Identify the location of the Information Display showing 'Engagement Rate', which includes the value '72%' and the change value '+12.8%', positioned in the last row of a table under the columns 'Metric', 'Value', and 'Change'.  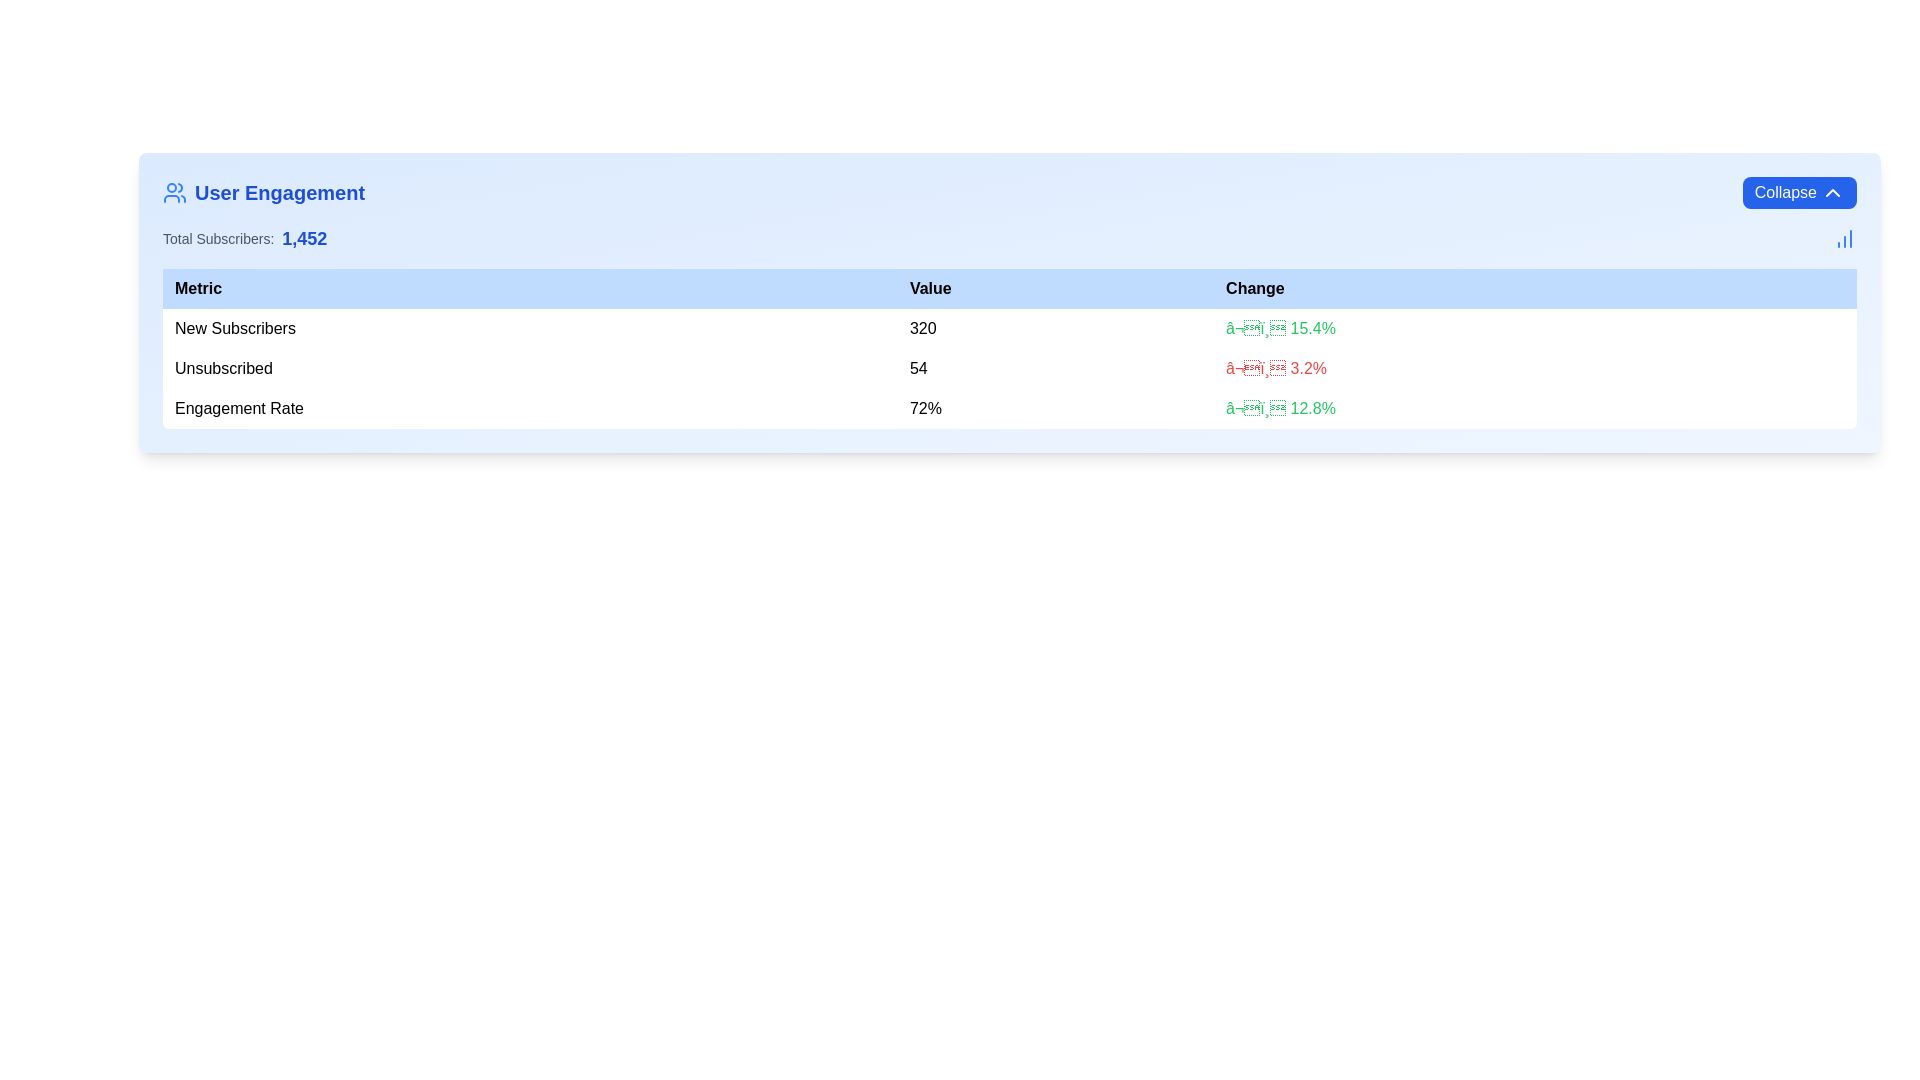
(1009, 407).